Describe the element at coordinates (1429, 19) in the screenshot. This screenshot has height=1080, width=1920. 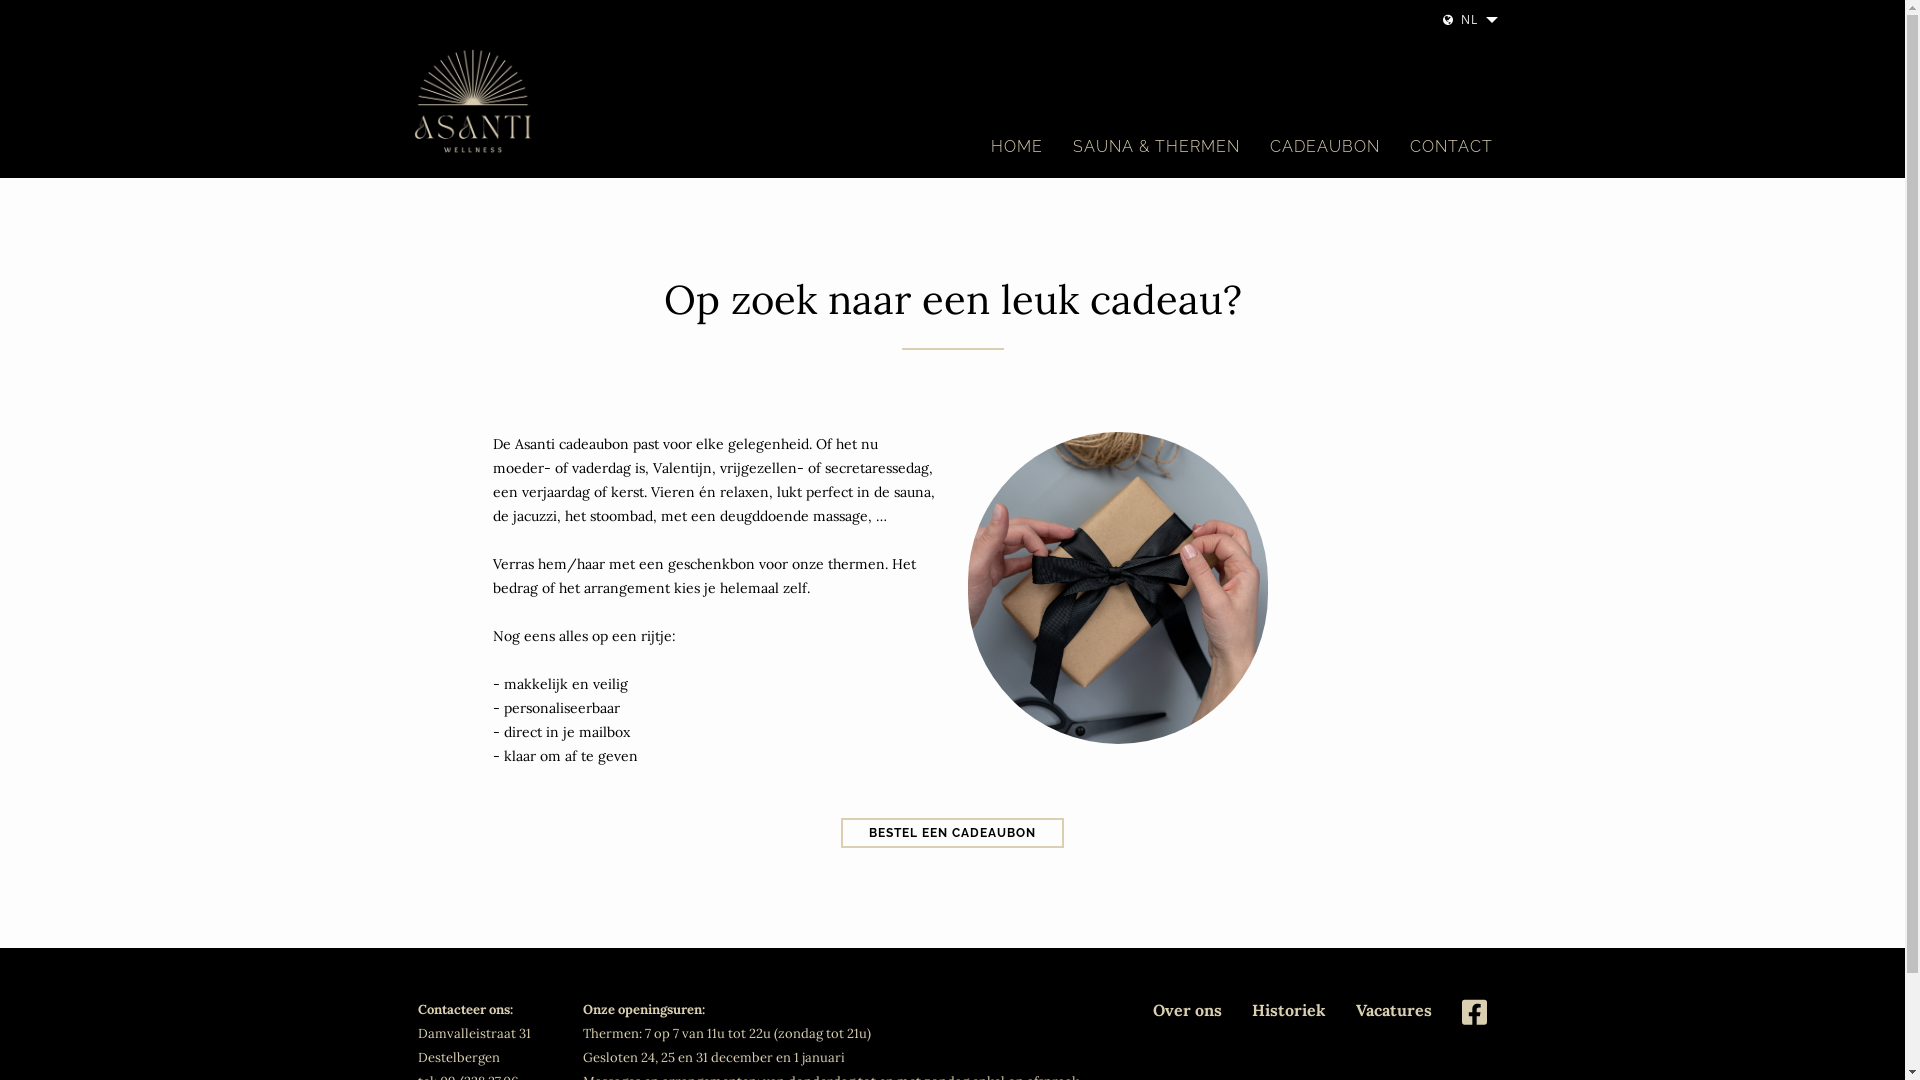
I see `'NL'` at that location.